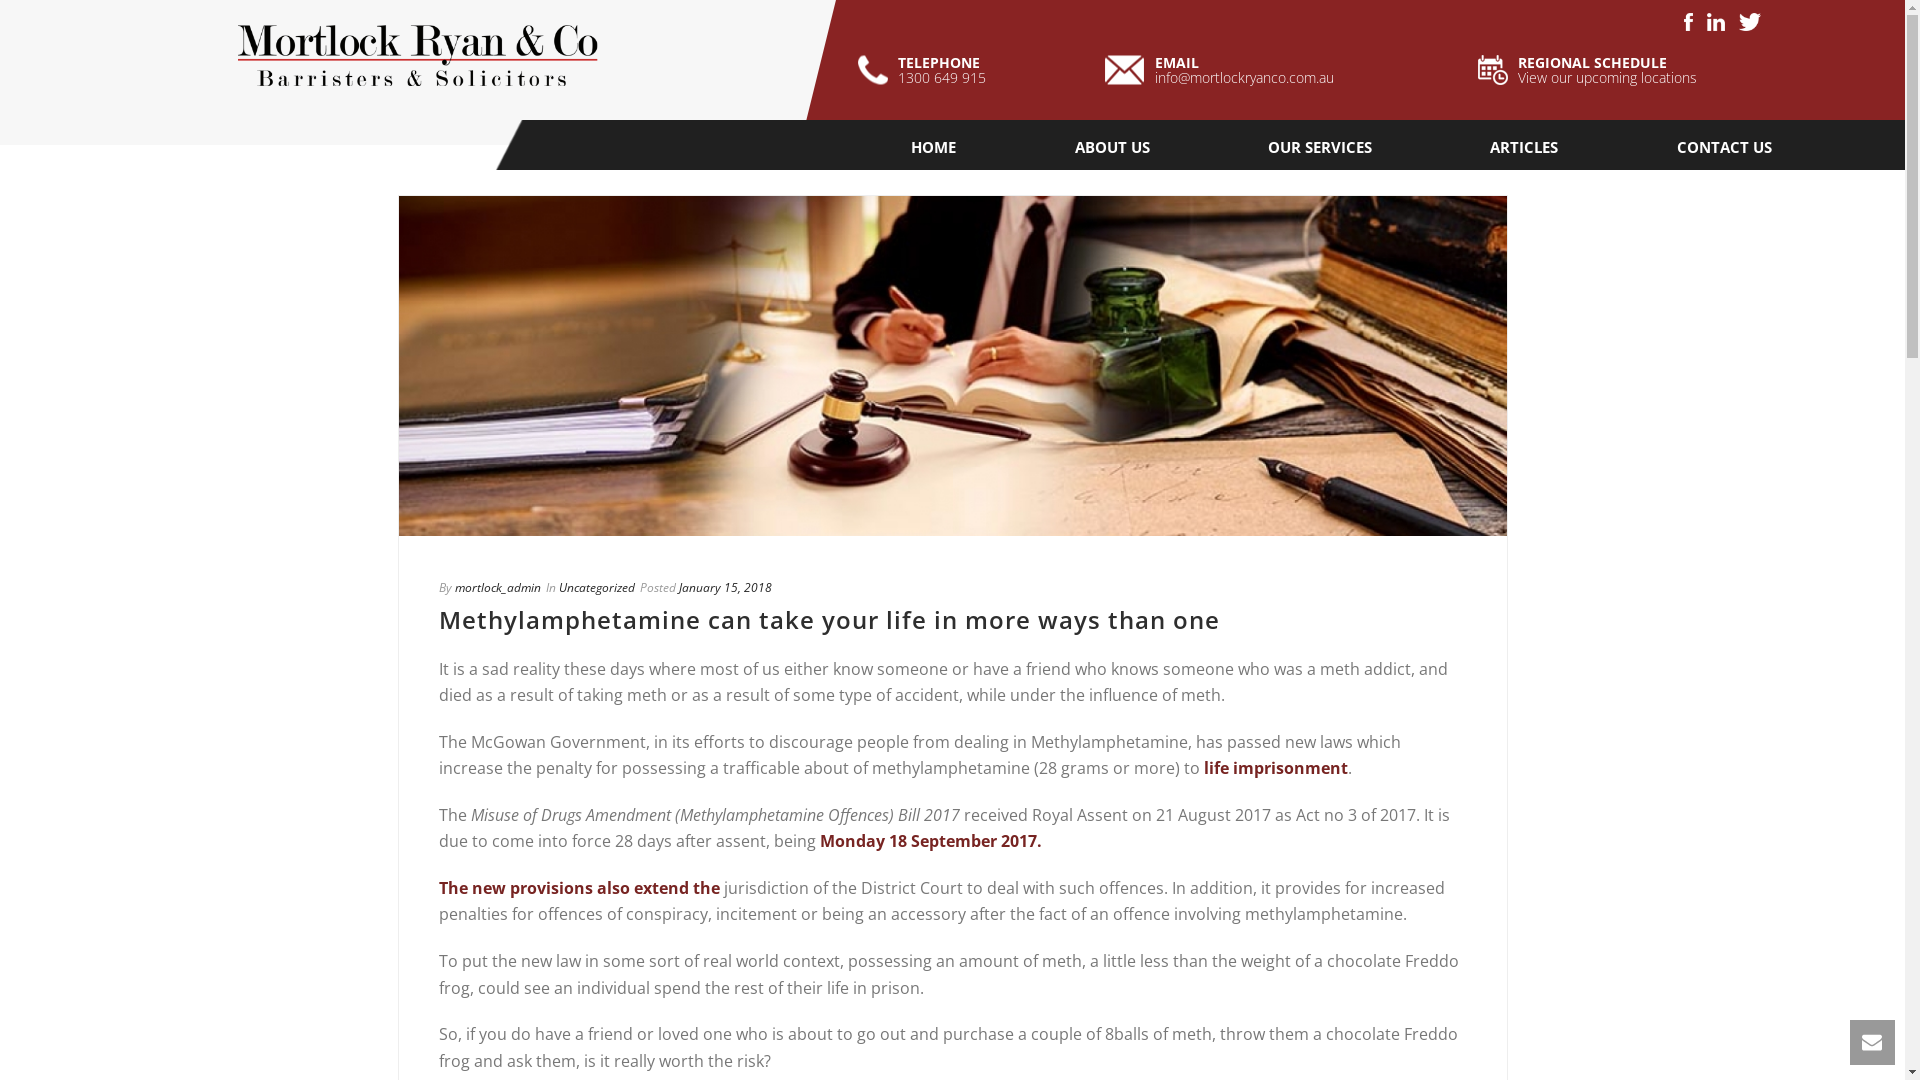 Image resolution: width=1920 pixels, height=1080 pixels. Describe the element at coordinates (1687, 22) in the screenshot. I see `'facebook'` at that location.